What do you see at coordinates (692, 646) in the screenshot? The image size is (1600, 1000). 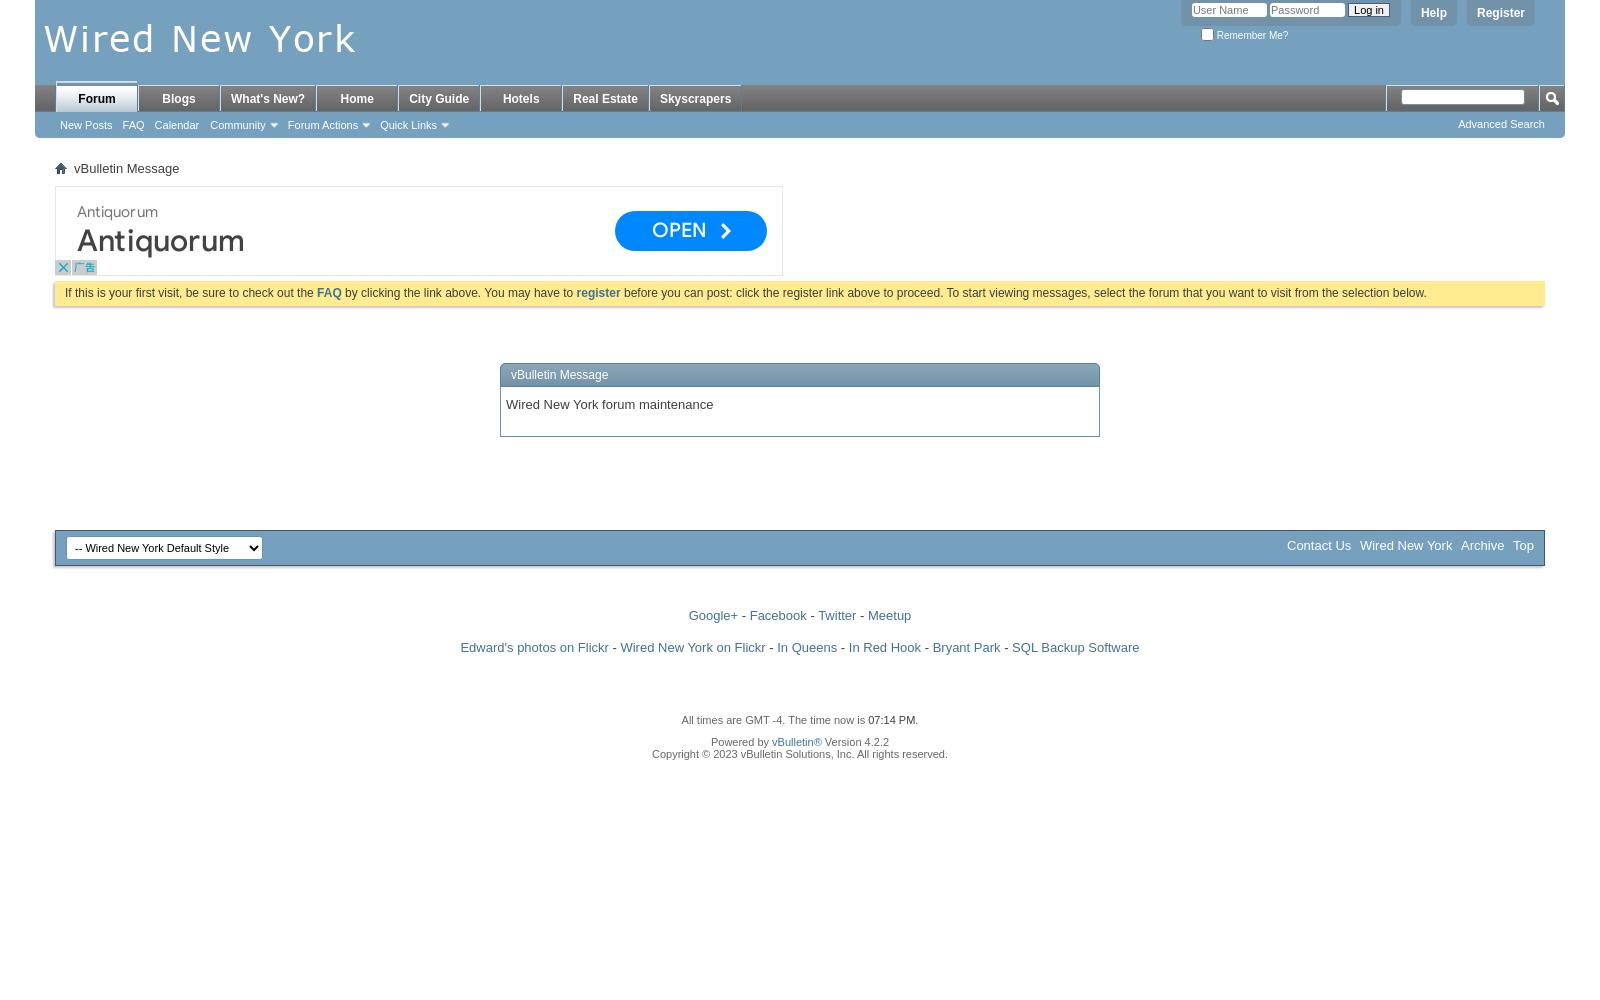 I see `'Wired New York on Flickr'` at bounding box center [692, 646].